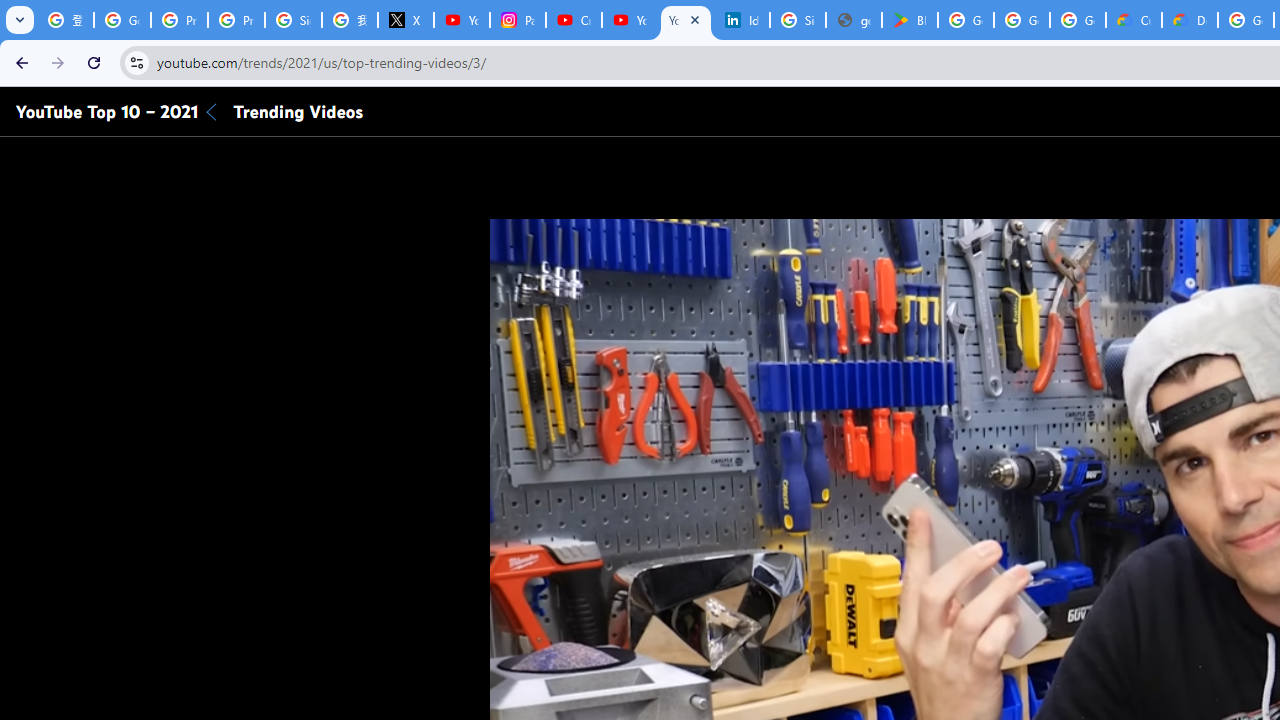 The height and width of the screenshot is (720, 1280). What do you see at coordinates (686, 20) in the screenshot?
I see `'YouTube Culture & Trends - YouTube Top 10, 2021'` at bounding box center [686, 20].